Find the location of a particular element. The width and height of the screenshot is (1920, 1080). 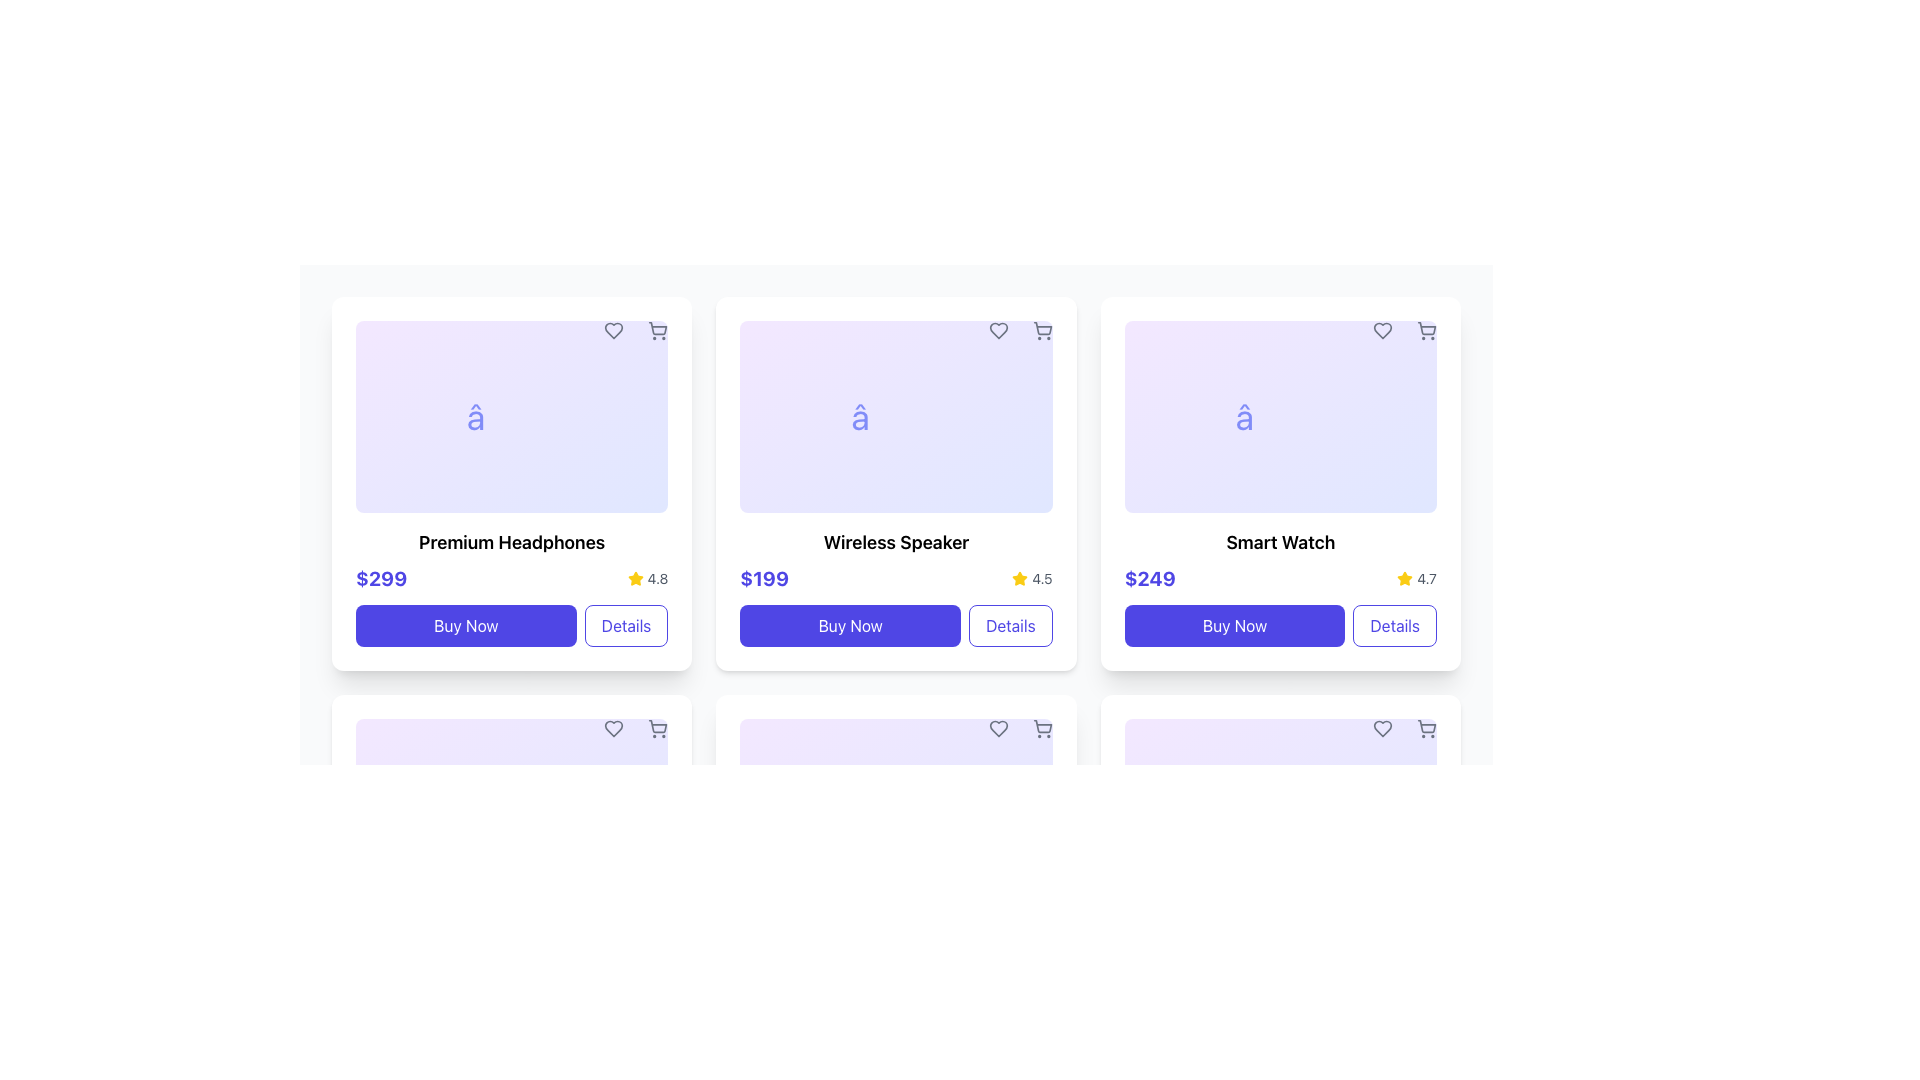

the heart-shaped button in the top-right corner of the 'Wireless Speaker' product card to change its appearance is located at coordinates (998, 330).